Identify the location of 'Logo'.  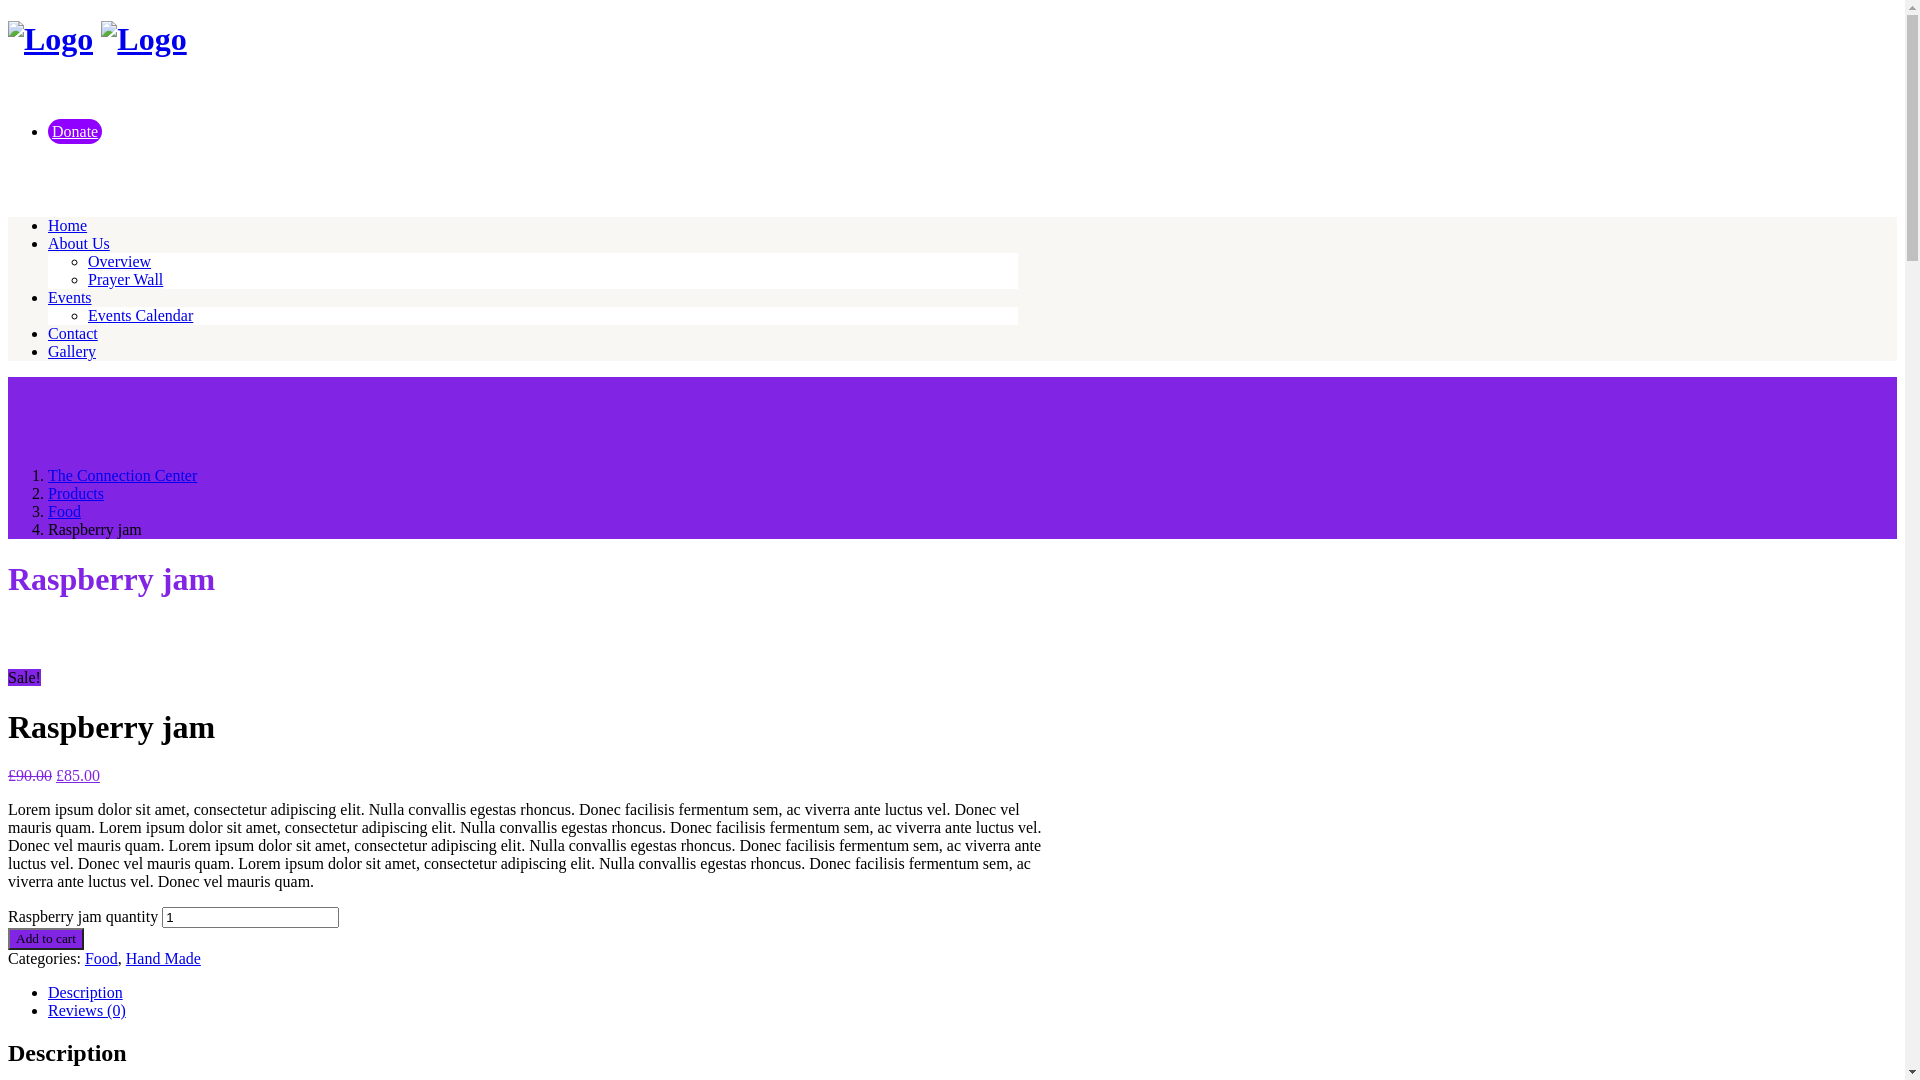
(50, 38).